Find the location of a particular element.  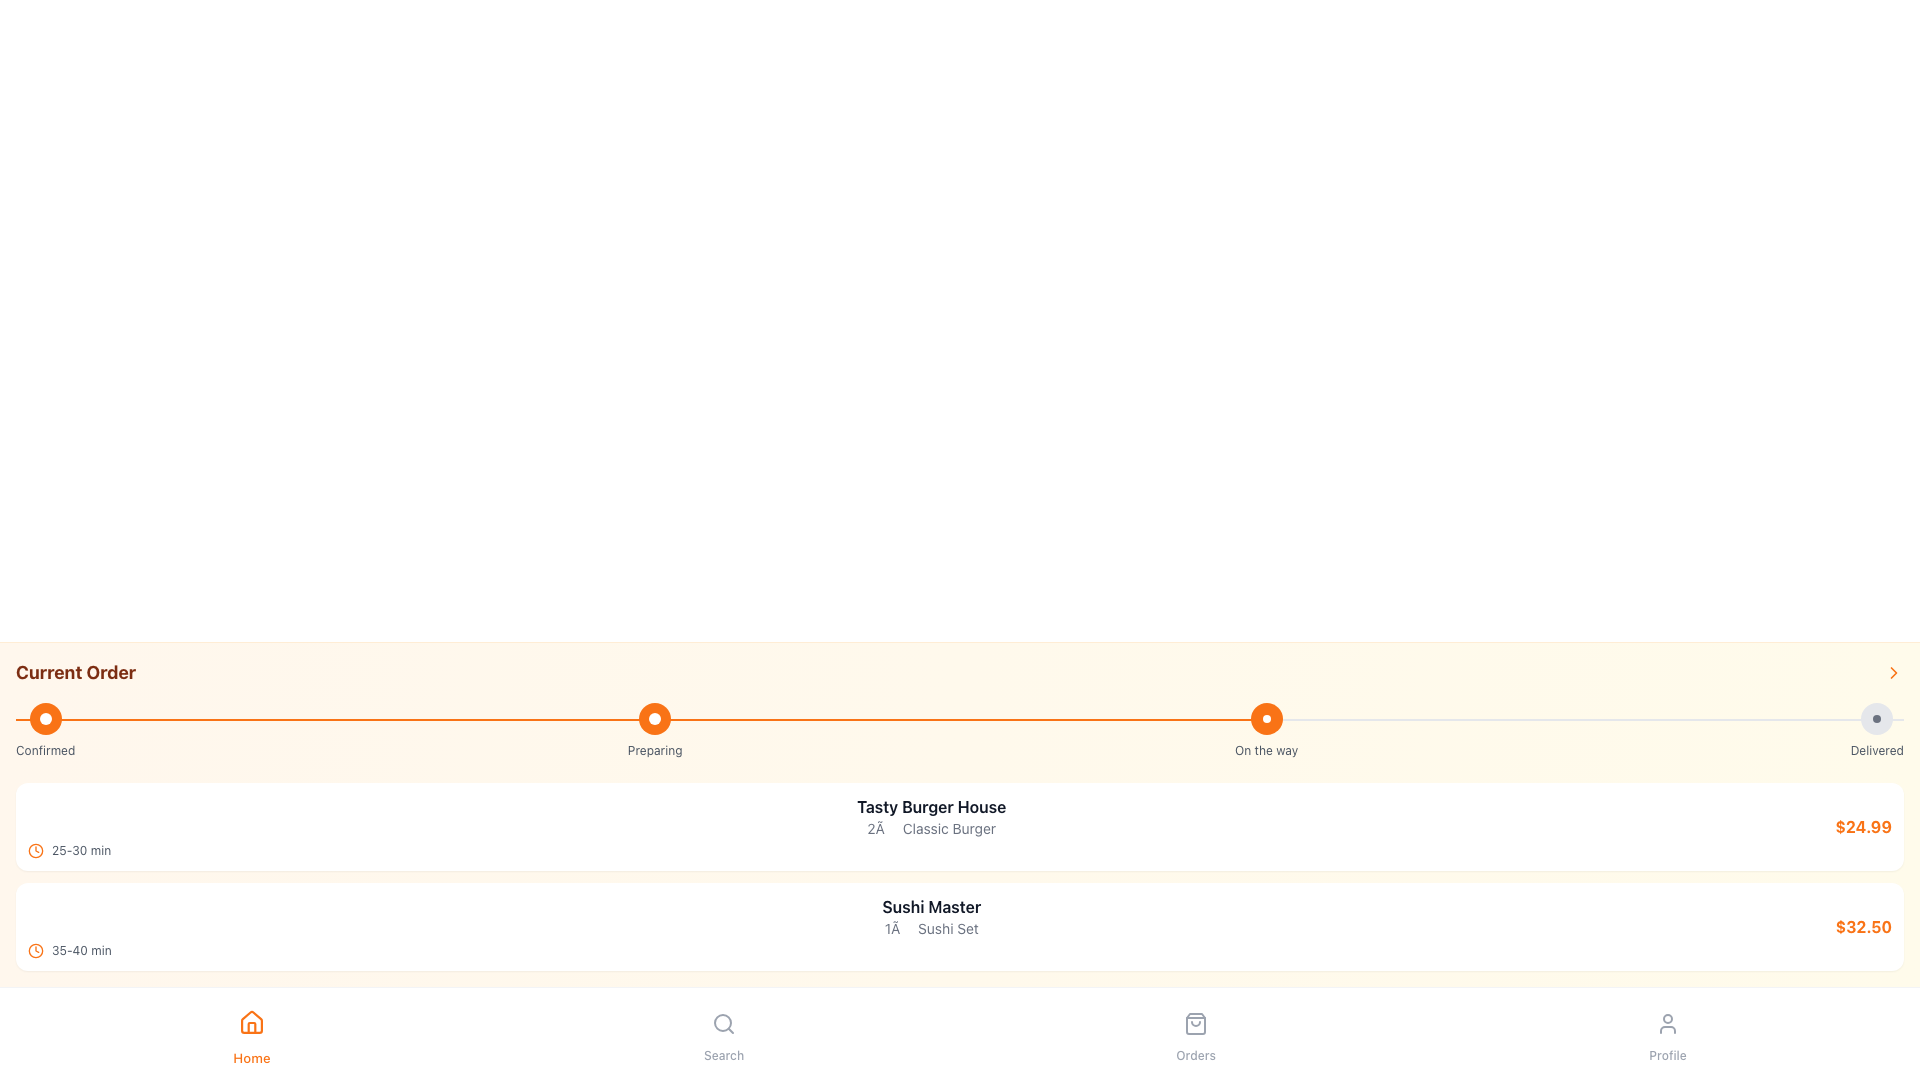

the 'Orders' tab in the navigation bar is located at coordinates (1196, 1033).